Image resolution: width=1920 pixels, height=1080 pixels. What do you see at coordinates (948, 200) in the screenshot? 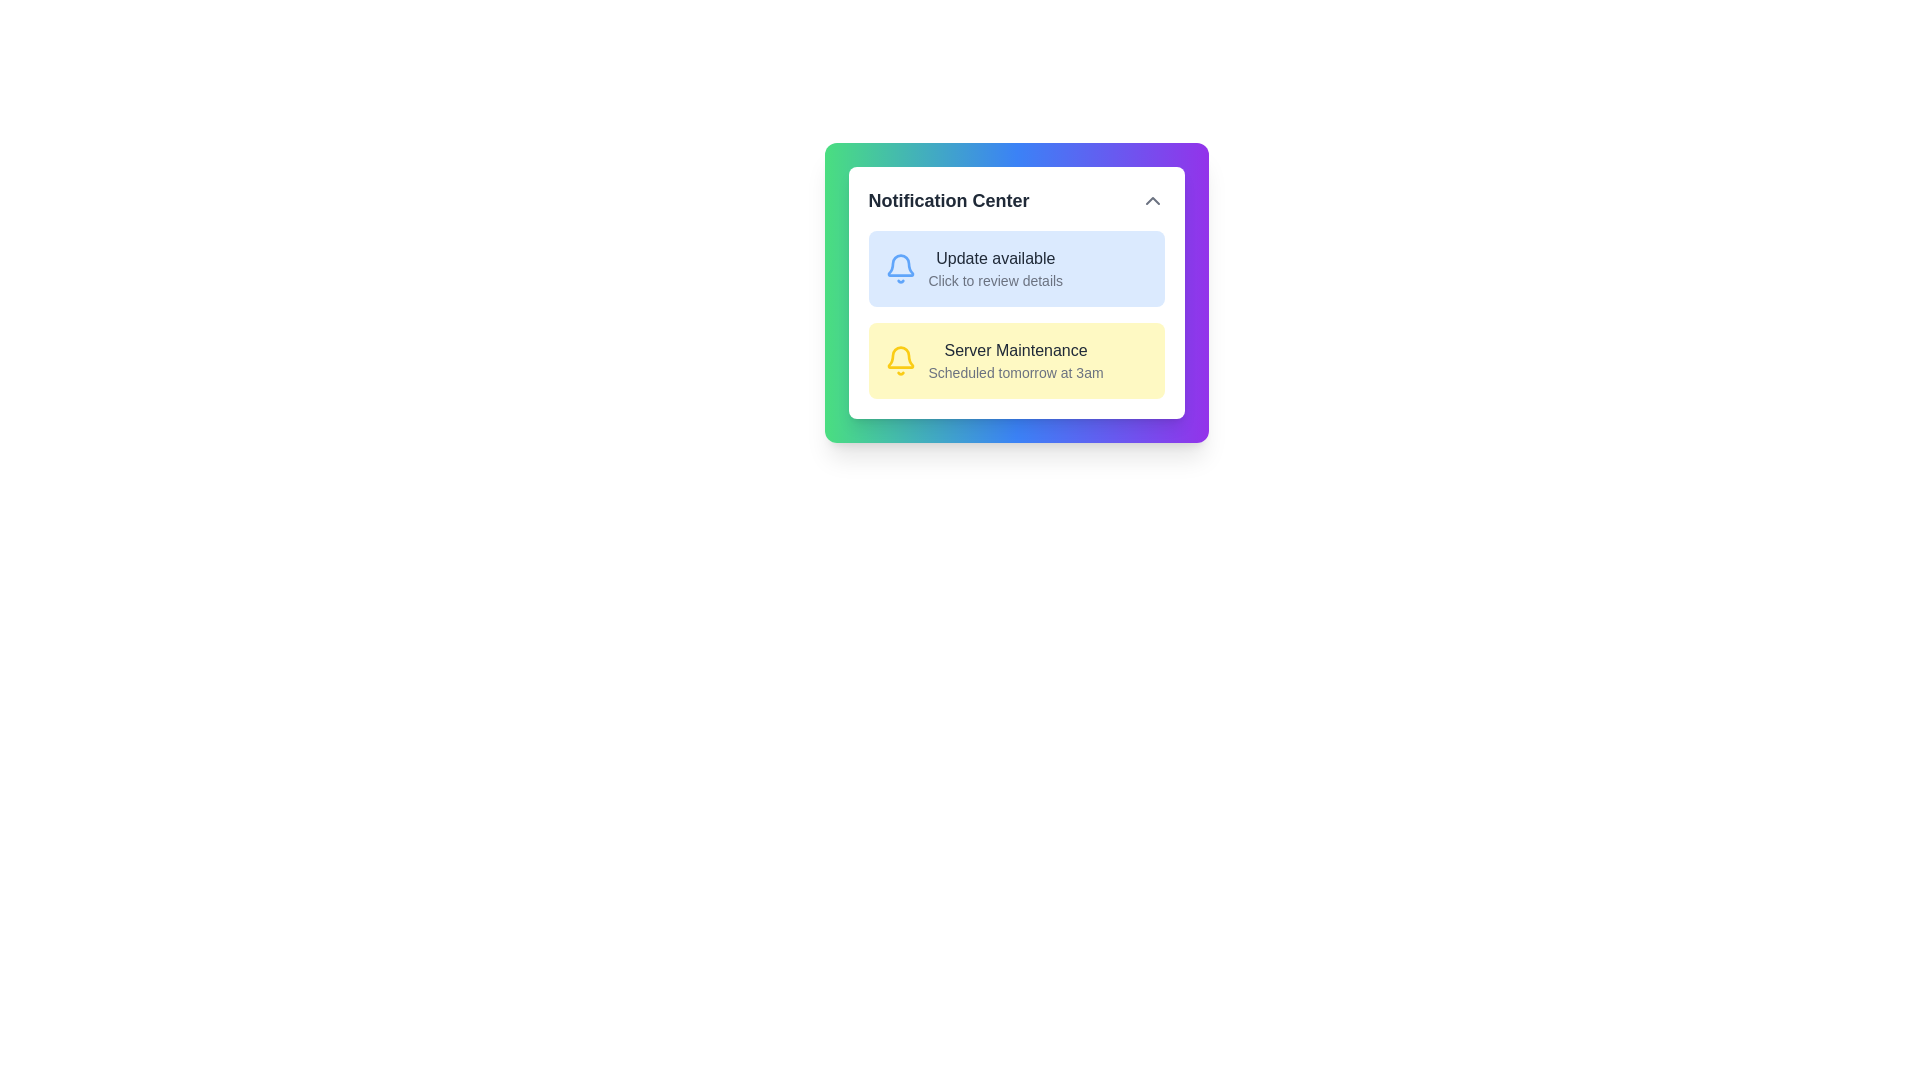
I see `the Text Label that serves as the title for the Notification Center component, positioned at the top of the floating rectangular card` at bounding box center [948, 200].